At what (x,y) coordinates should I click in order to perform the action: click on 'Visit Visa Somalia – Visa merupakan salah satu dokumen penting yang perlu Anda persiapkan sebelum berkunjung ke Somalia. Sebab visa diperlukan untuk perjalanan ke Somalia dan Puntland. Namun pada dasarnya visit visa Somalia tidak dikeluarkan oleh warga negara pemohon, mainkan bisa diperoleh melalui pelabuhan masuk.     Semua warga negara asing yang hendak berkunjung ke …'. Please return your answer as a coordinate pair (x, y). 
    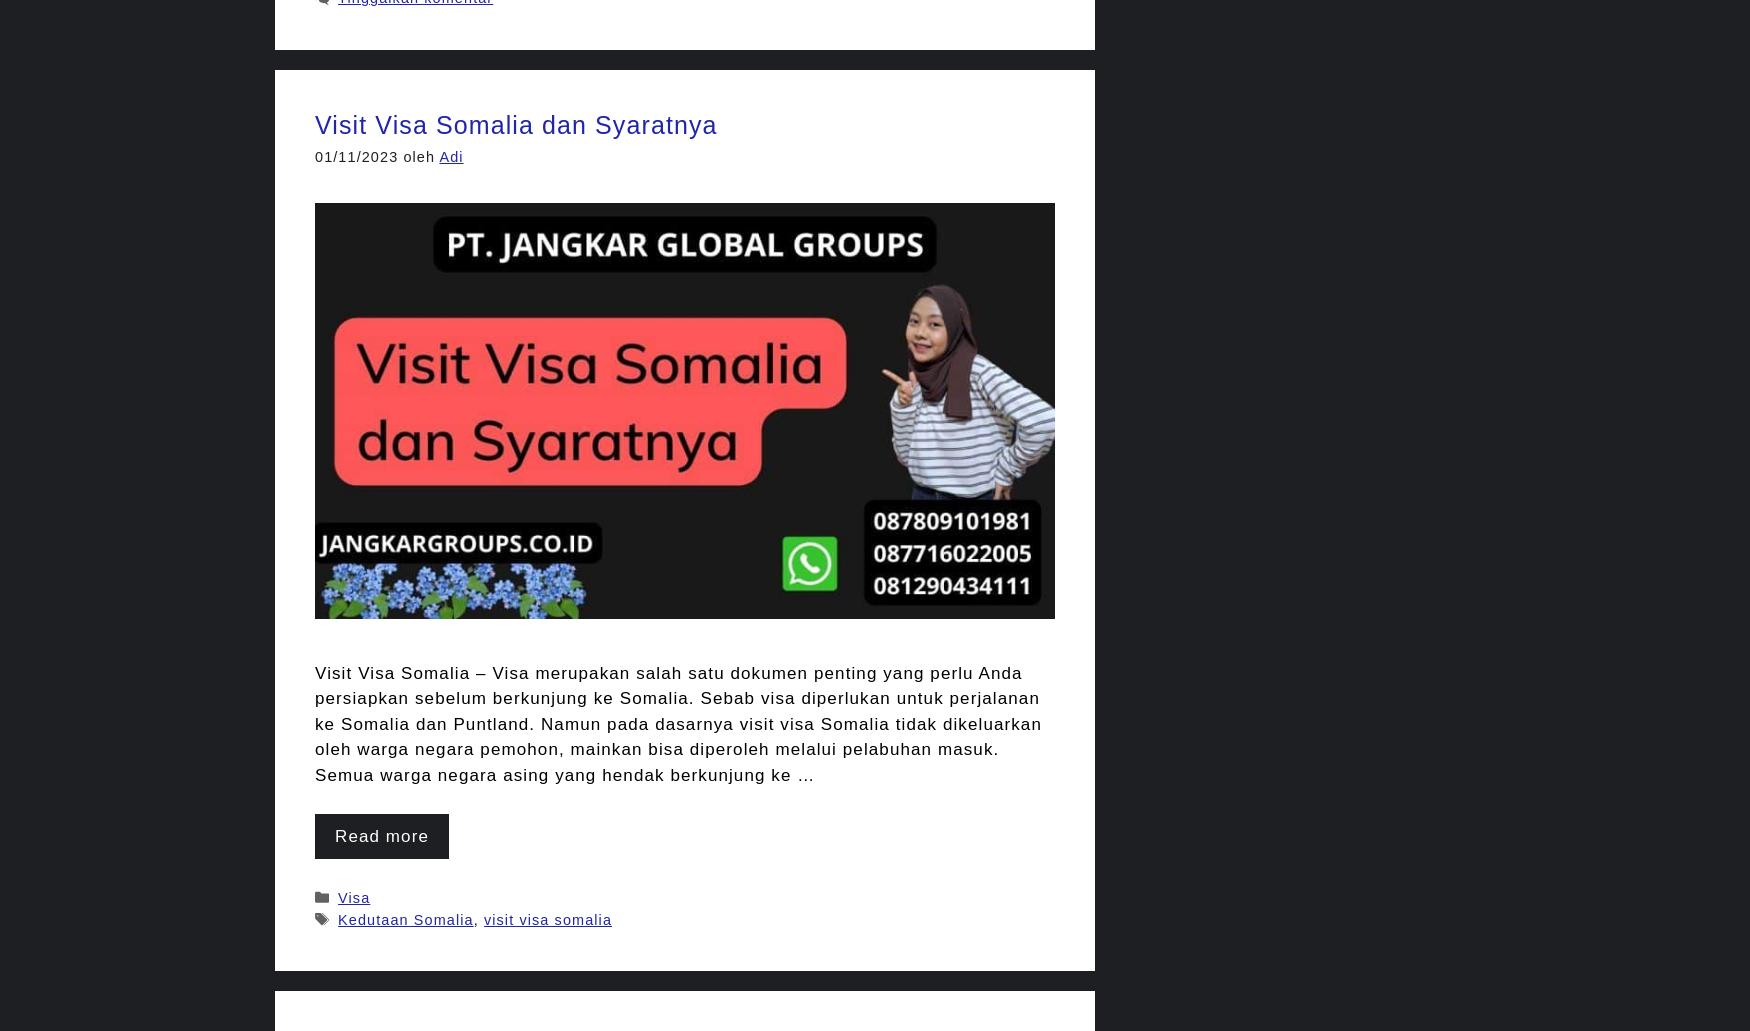
    Looking at the image, I should click on (676, 722).